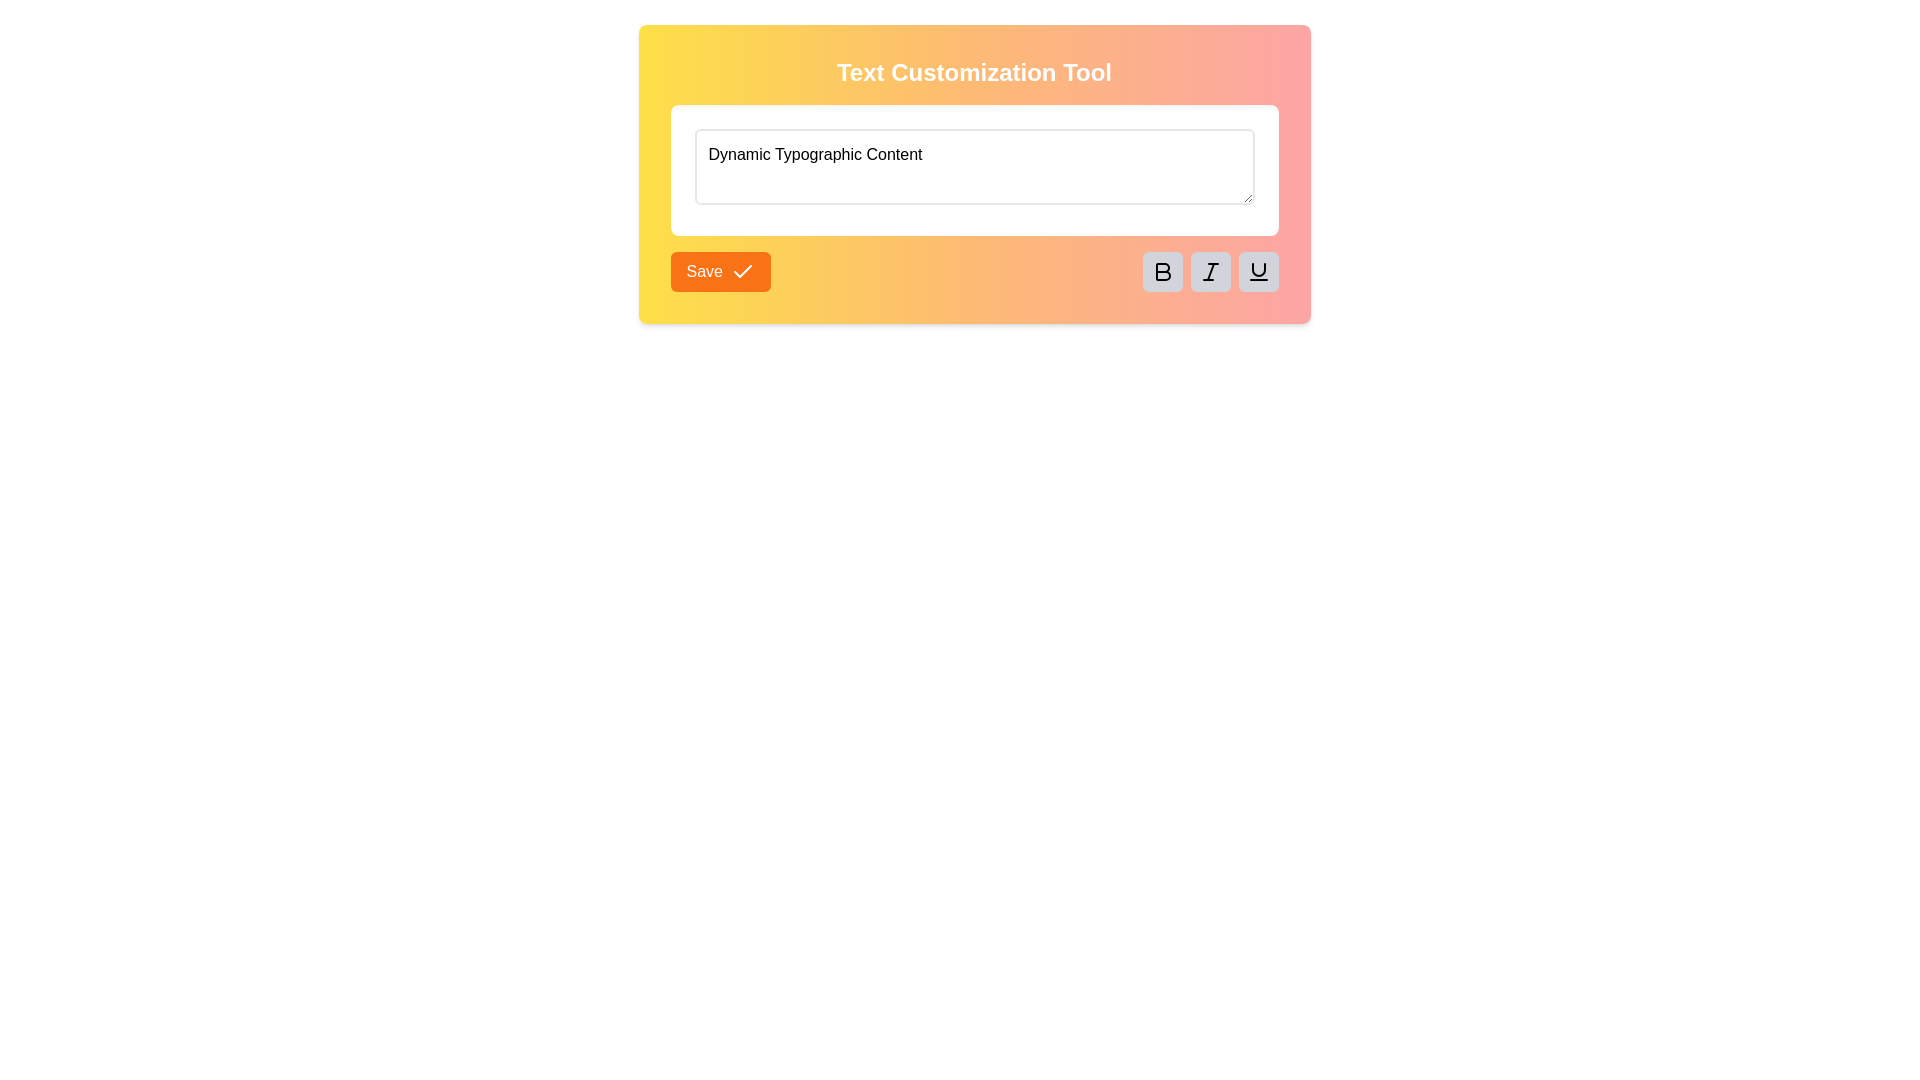  Describe the element at coordinates (742, 272) in the screenshot. I see `the confirmation icon located to the right of the 'Save' text on the Save button, which visually reinforces the action of saving entered text or settings` at that location.